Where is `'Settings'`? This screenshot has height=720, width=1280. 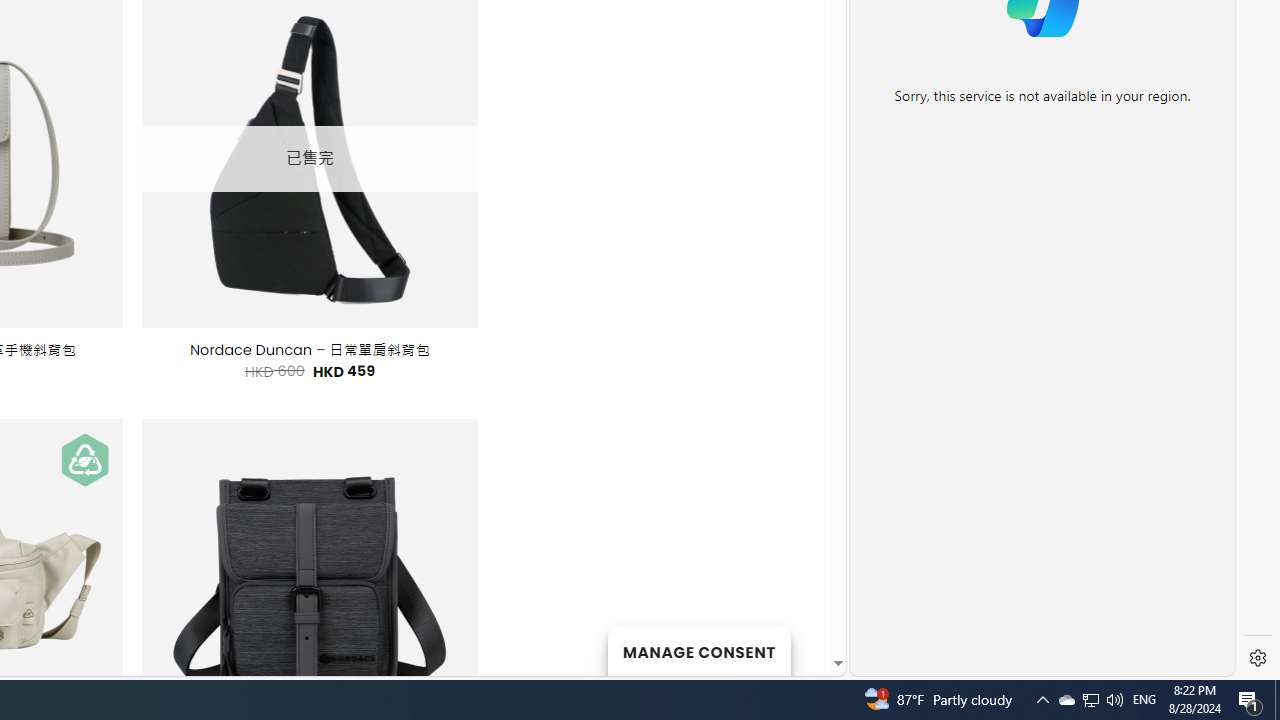 'Settings' is located at coordinates (1257, 658).